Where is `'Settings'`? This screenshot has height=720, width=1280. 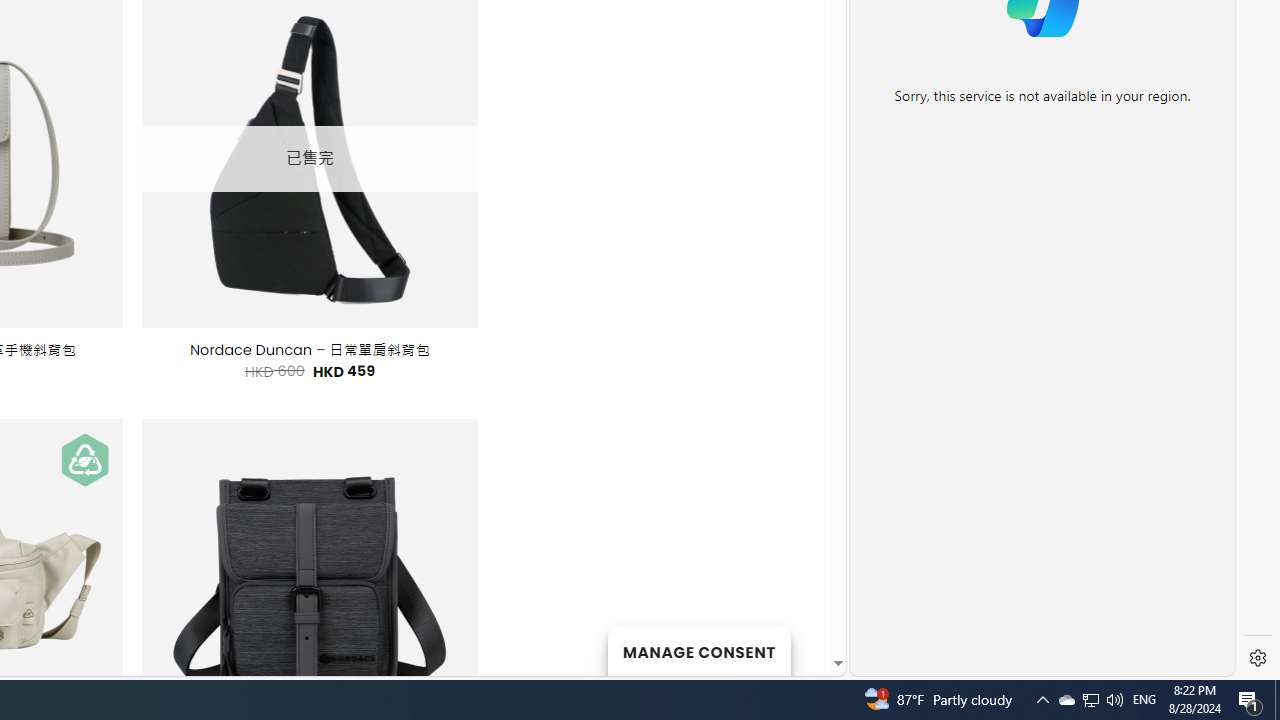 'Settings' is located at coordinates (1257, 658).